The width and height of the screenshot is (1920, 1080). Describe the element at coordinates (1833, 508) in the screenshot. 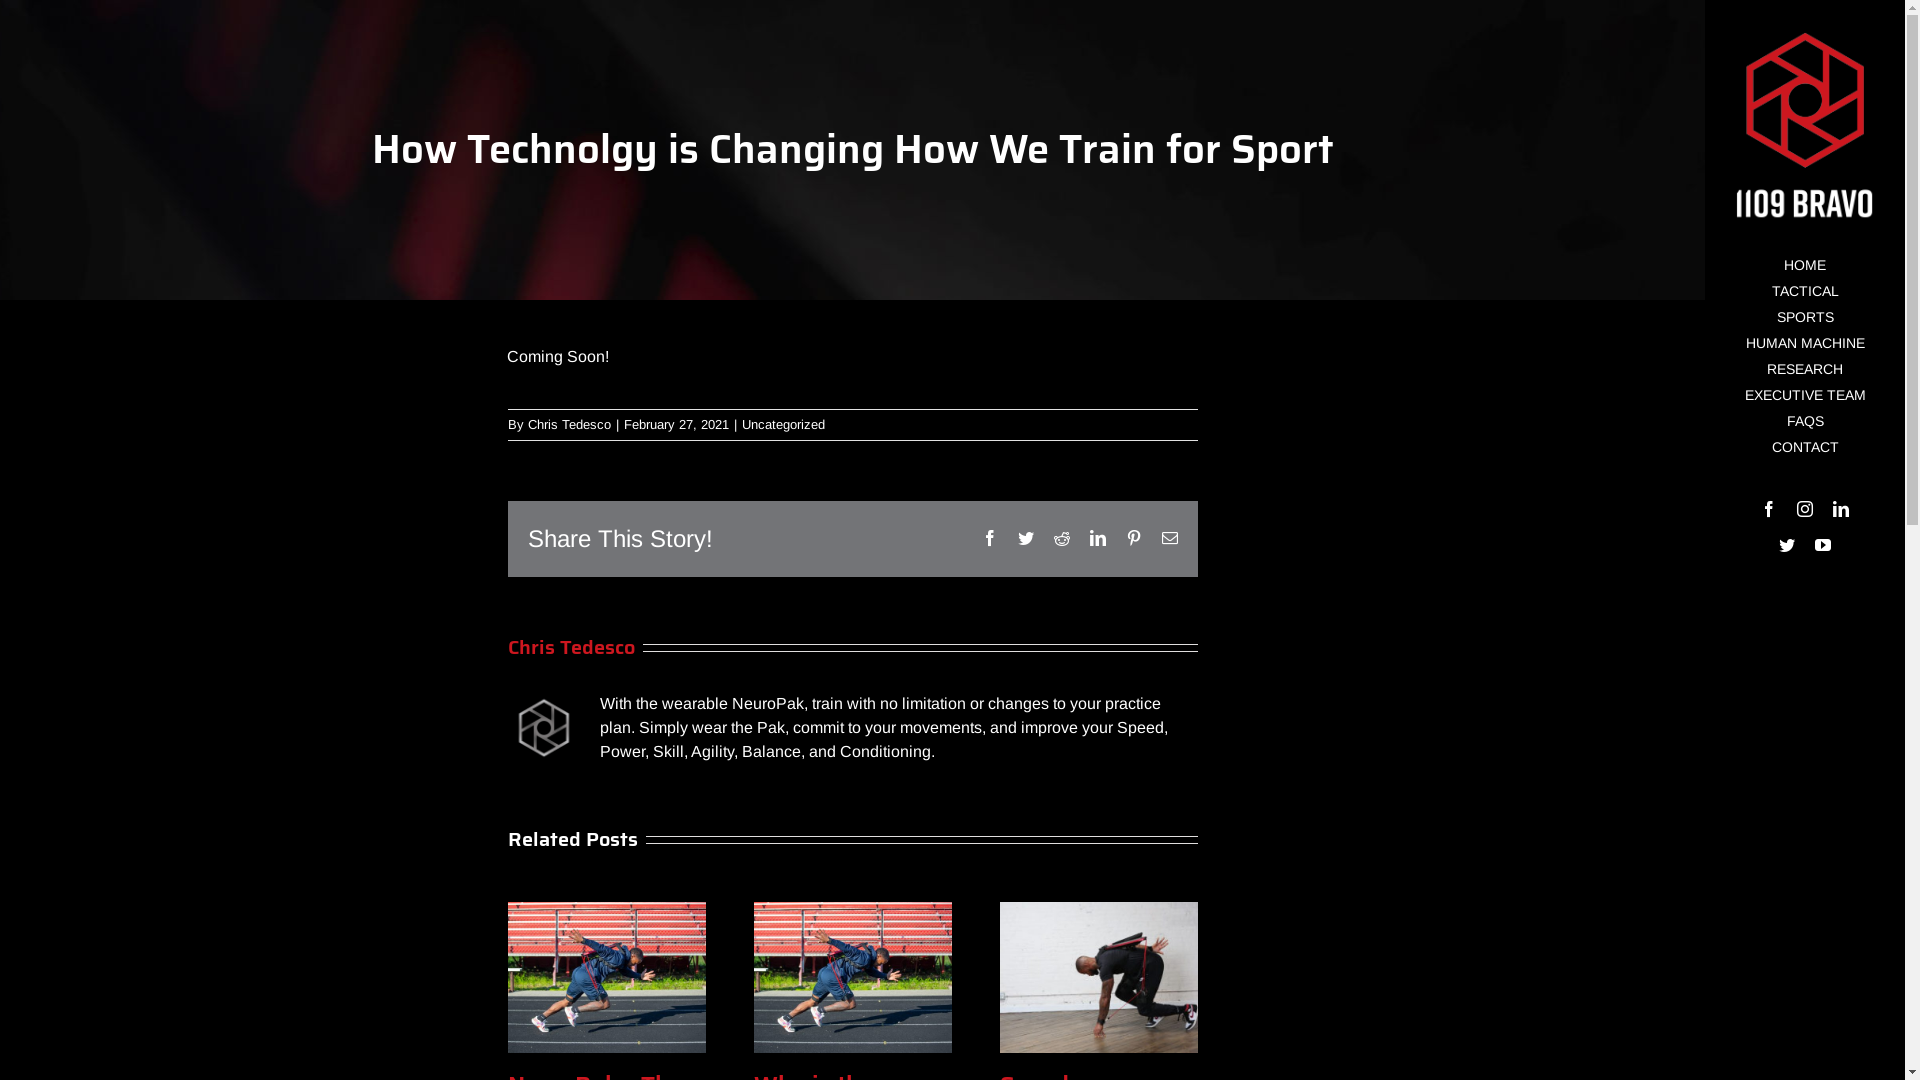

I see `'LinkedIn'` at that location.